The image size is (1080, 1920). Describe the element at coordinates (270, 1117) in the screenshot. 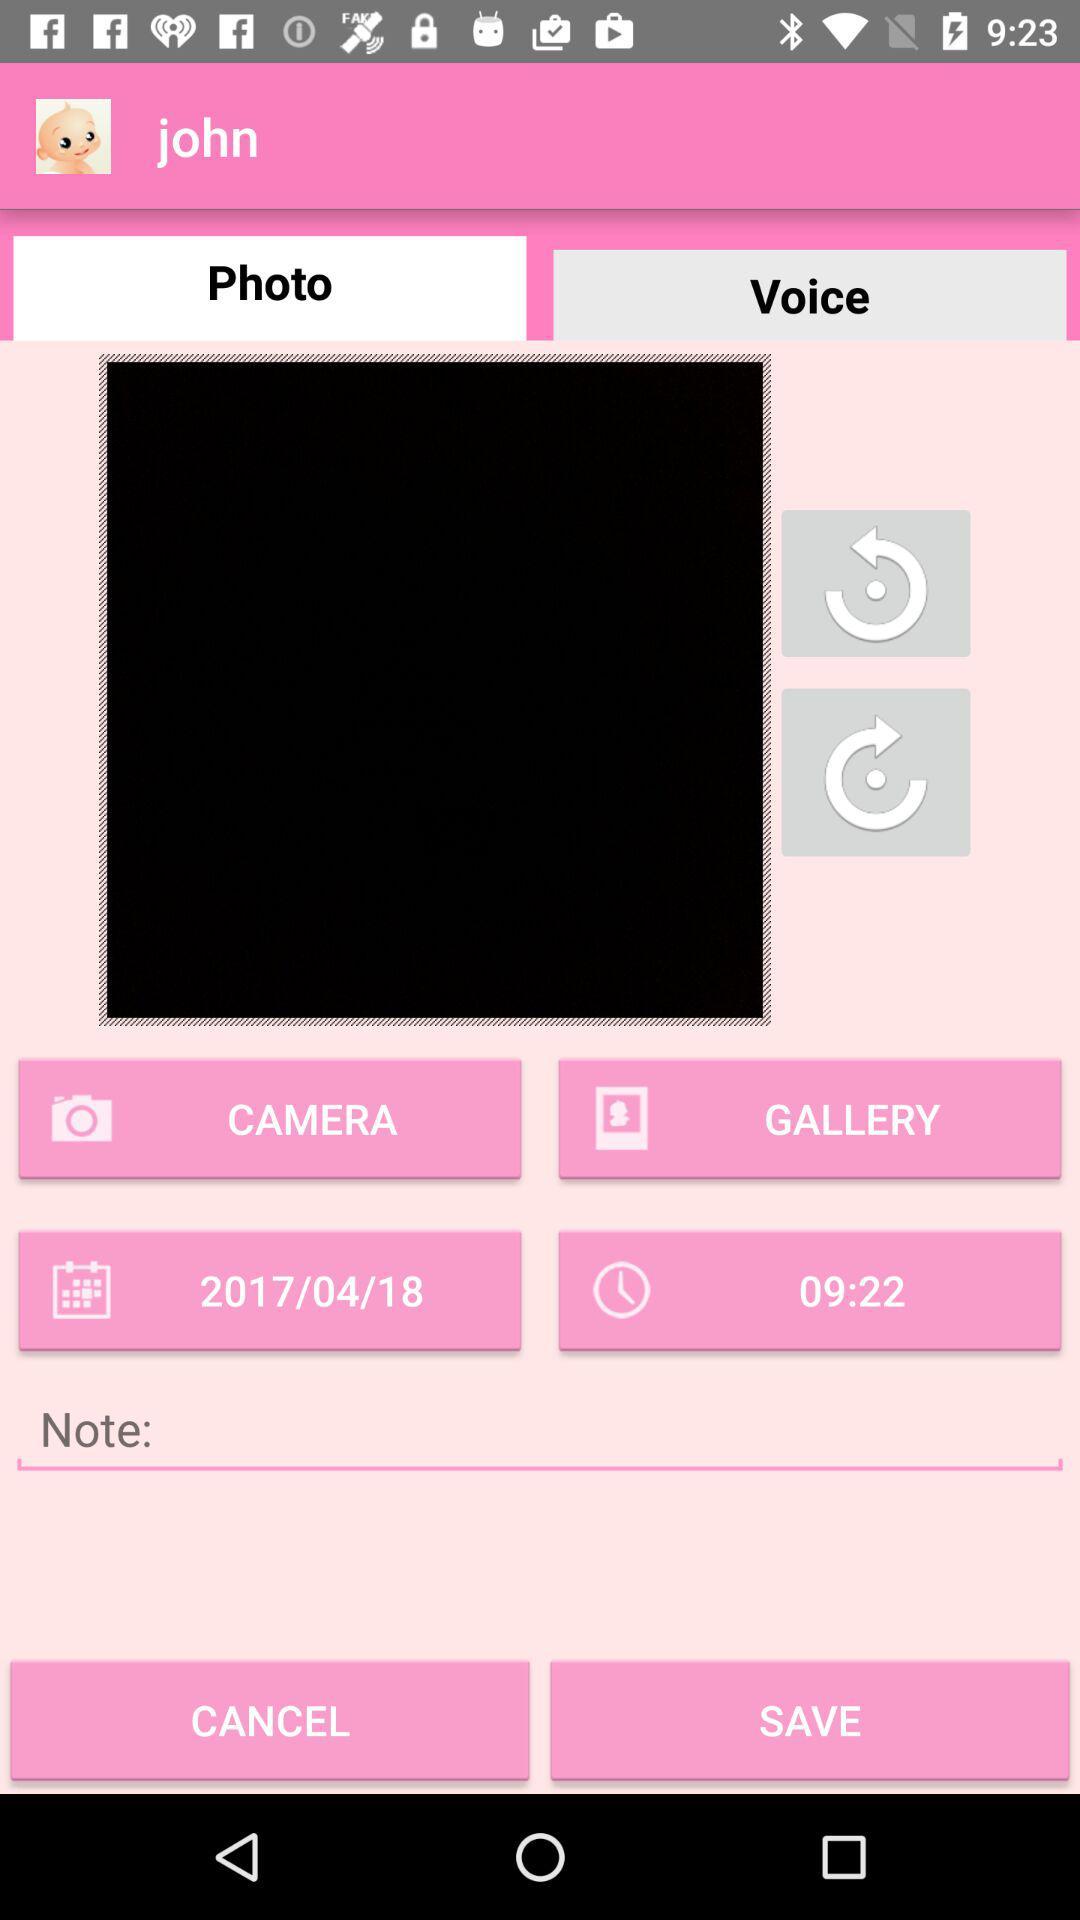

I see `camera` at that location.